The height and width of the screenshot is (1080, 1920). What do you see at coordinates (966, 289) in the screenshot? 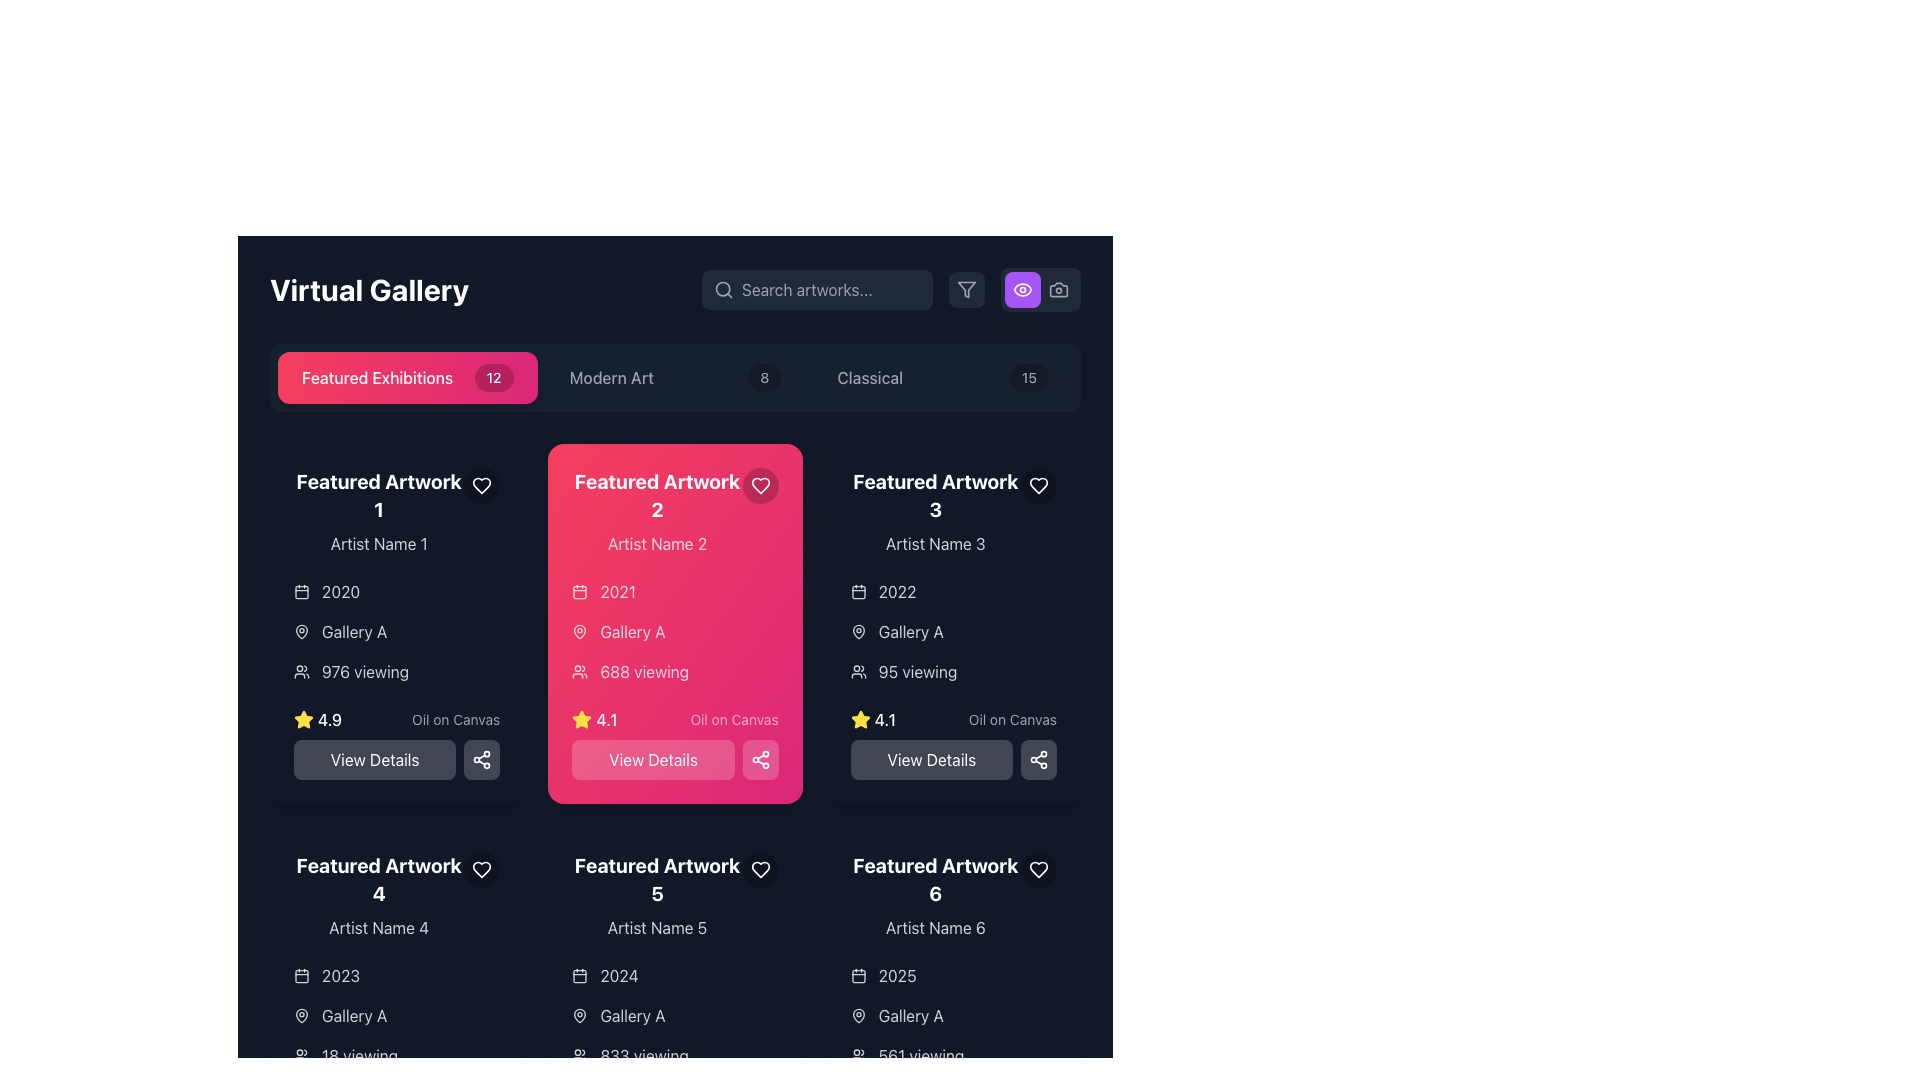
I see `the filter icon located in the upper-right section of the interface` at bounding box center [966, 289].